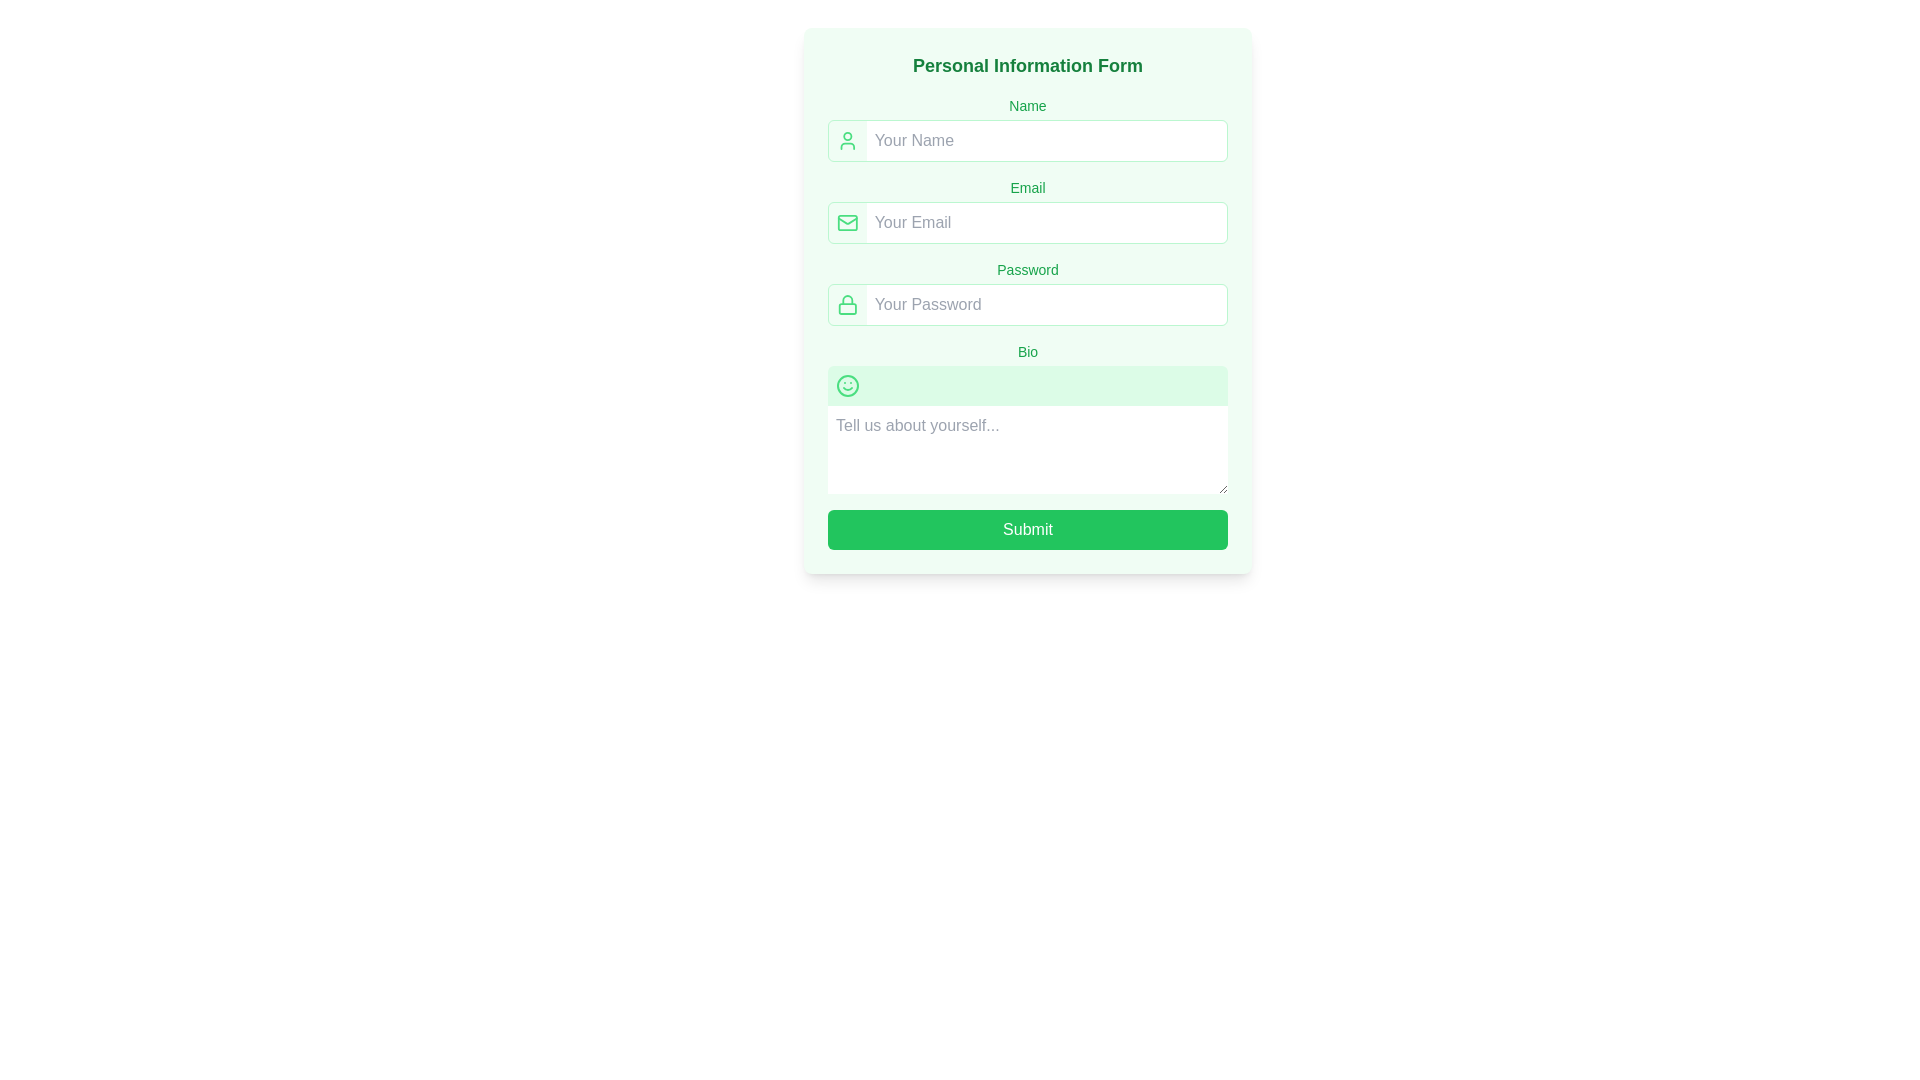 The image size is (1920, 1080). What do you see at coordinates (1045, 304) in the screenshot?
I see `the password input field, which is the fourth input field in the vertical form layout` at bounding box center [1045, 304].